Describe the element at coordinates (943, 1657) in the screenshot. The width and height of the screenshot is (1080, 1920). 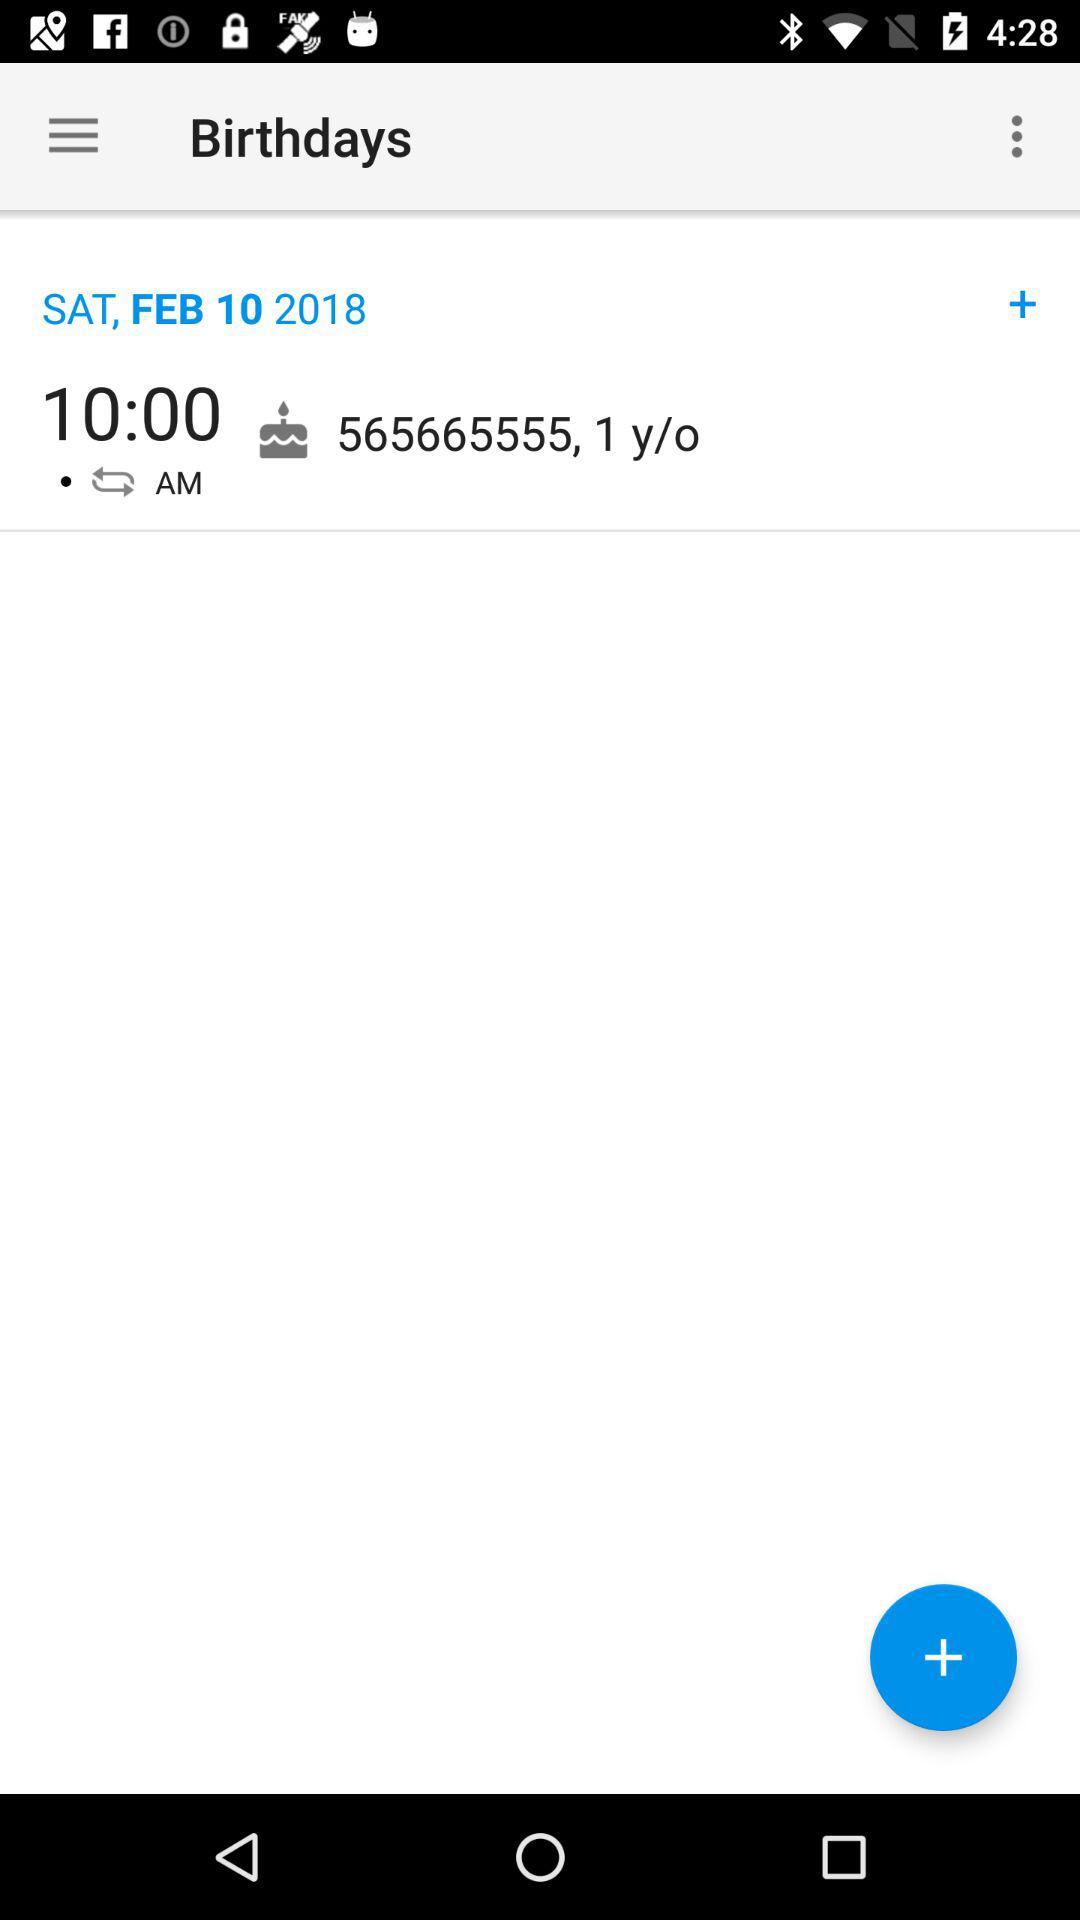
I see `more` at that location.